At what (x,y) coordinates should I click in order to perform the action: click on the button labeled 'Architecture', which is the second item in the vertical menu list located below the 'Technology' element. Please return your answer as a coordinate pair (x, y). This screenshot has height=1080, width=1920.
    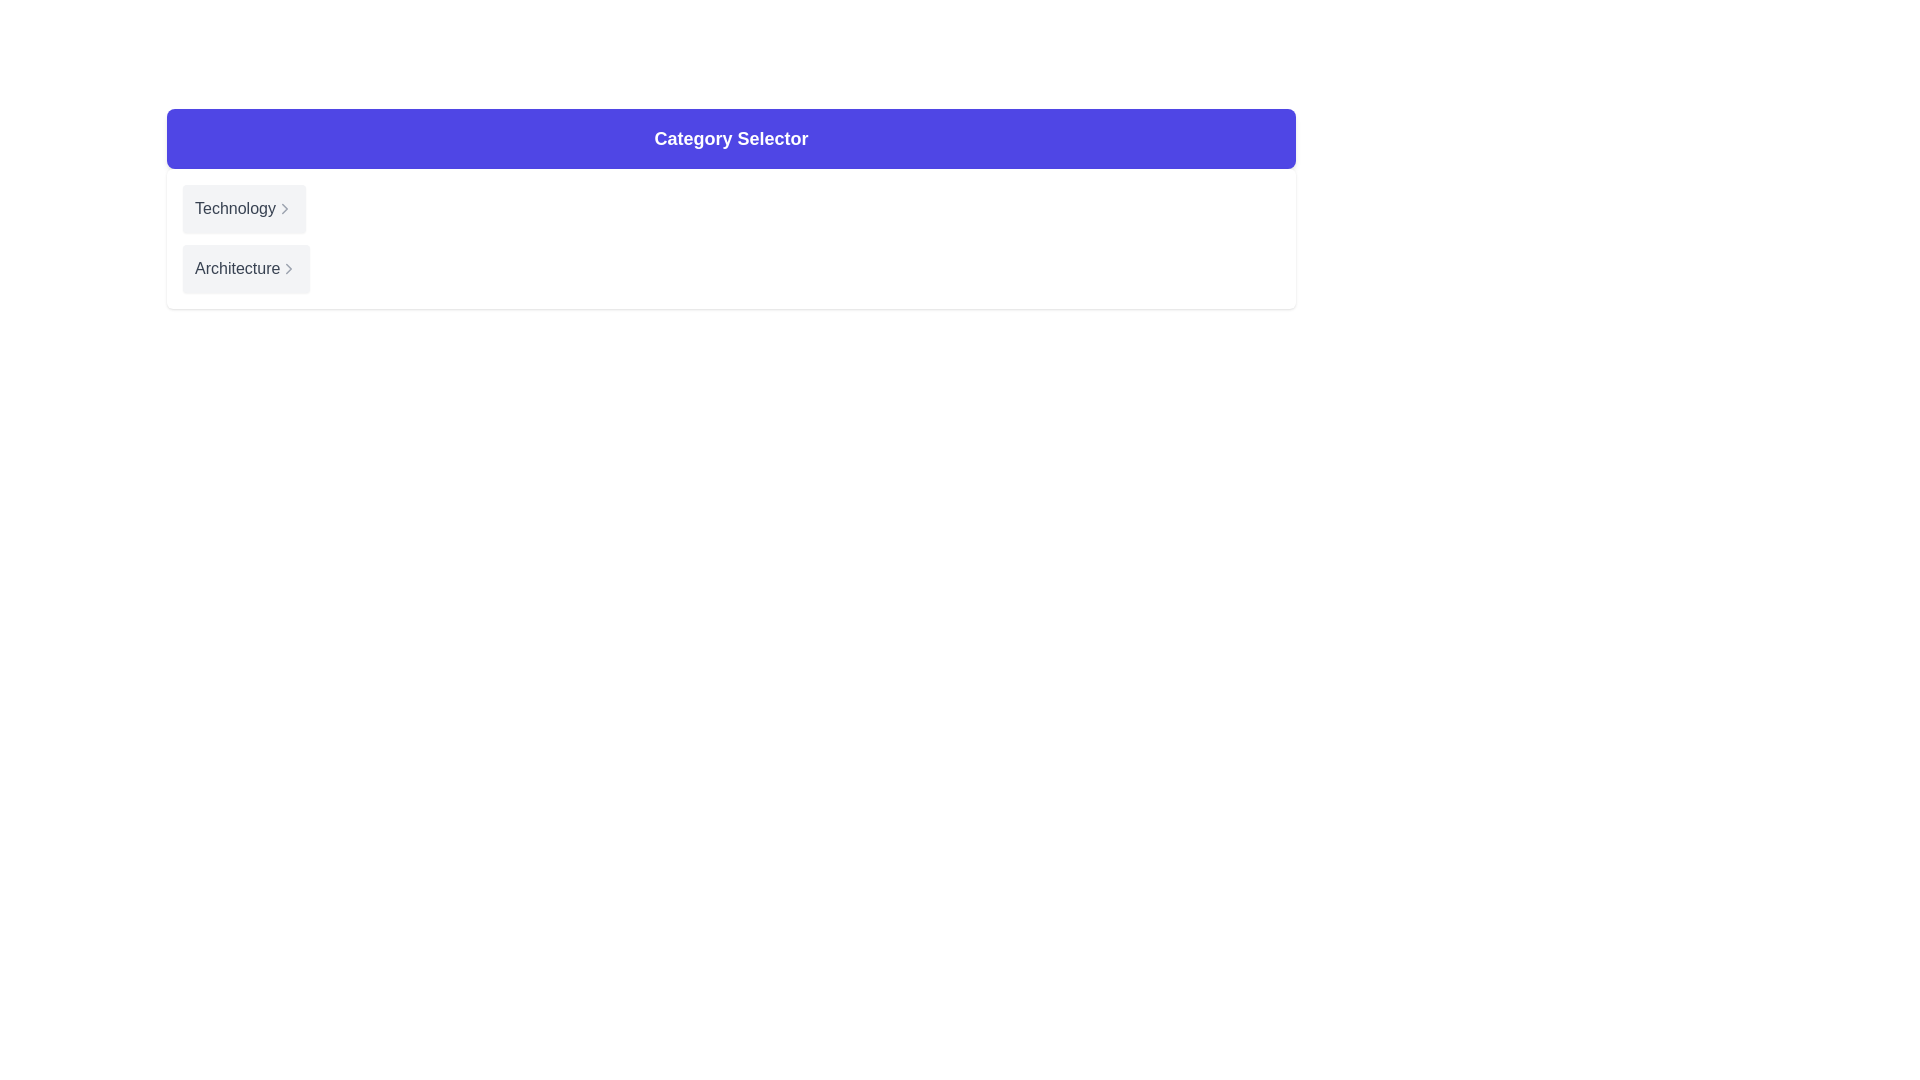
    Looking at the image, I should click on (245, 268).